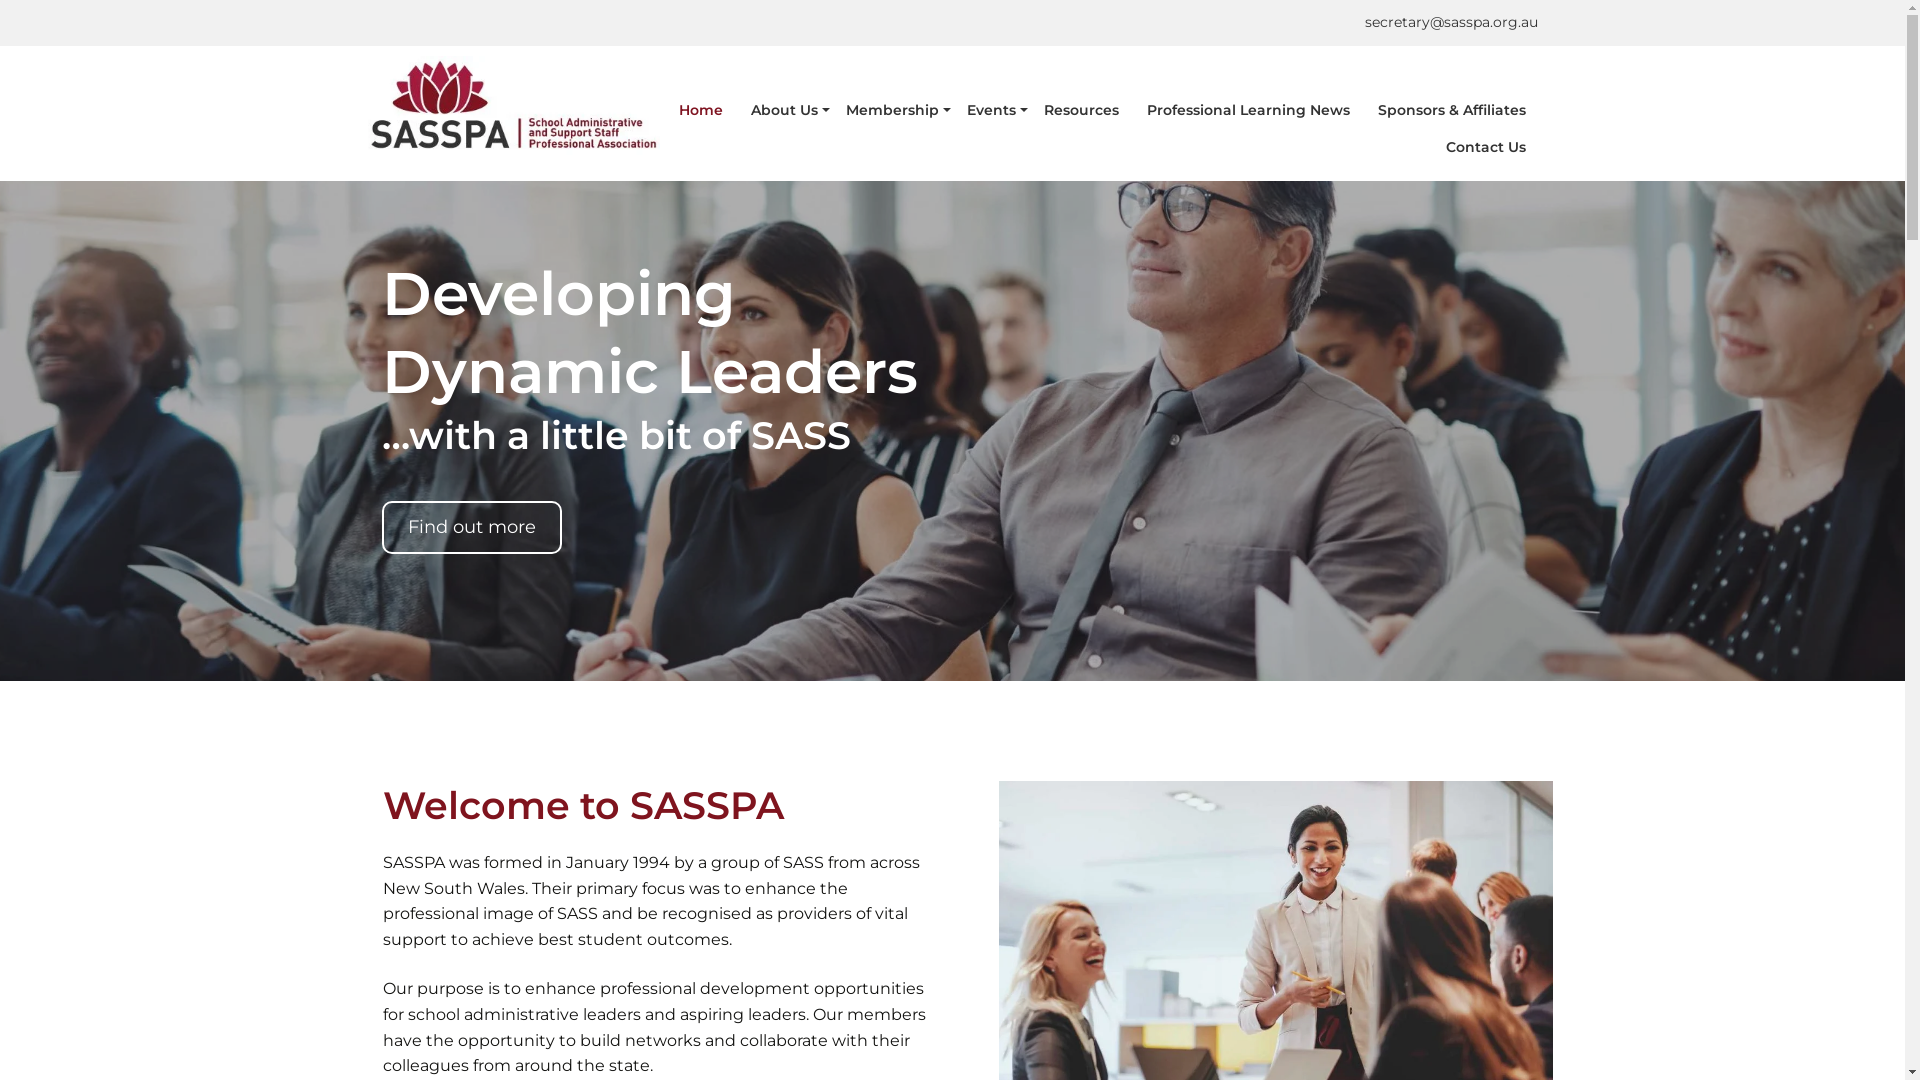 Image resolution: width=1920 pixels, height=1080 pixels. Describe the element at coordinates (1450, 22) in the screenshot. I see `'secretary@sasspa.org.au'` at that location.